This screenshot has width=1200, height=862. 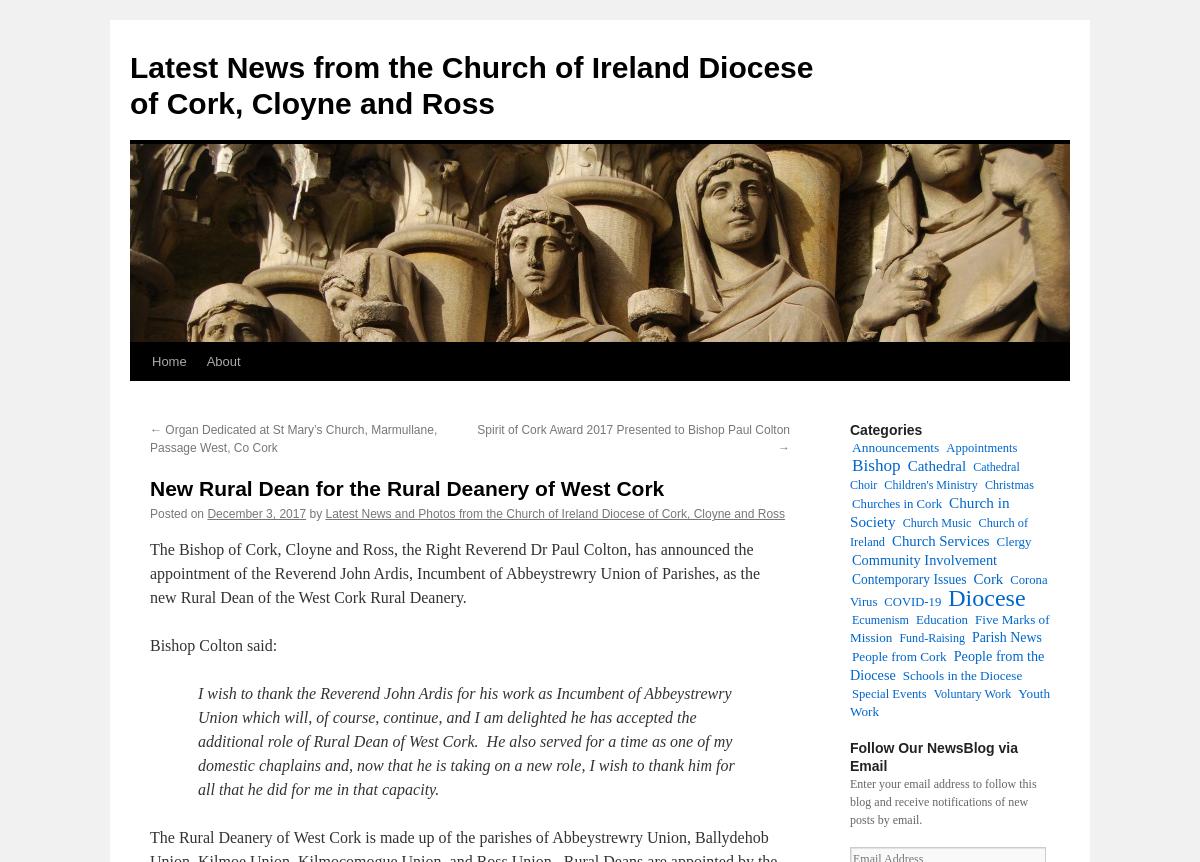 What do you see at coordinates (945, 447) in the screenshot?
I see `'Appointments'` at bounding box center [945, 447].